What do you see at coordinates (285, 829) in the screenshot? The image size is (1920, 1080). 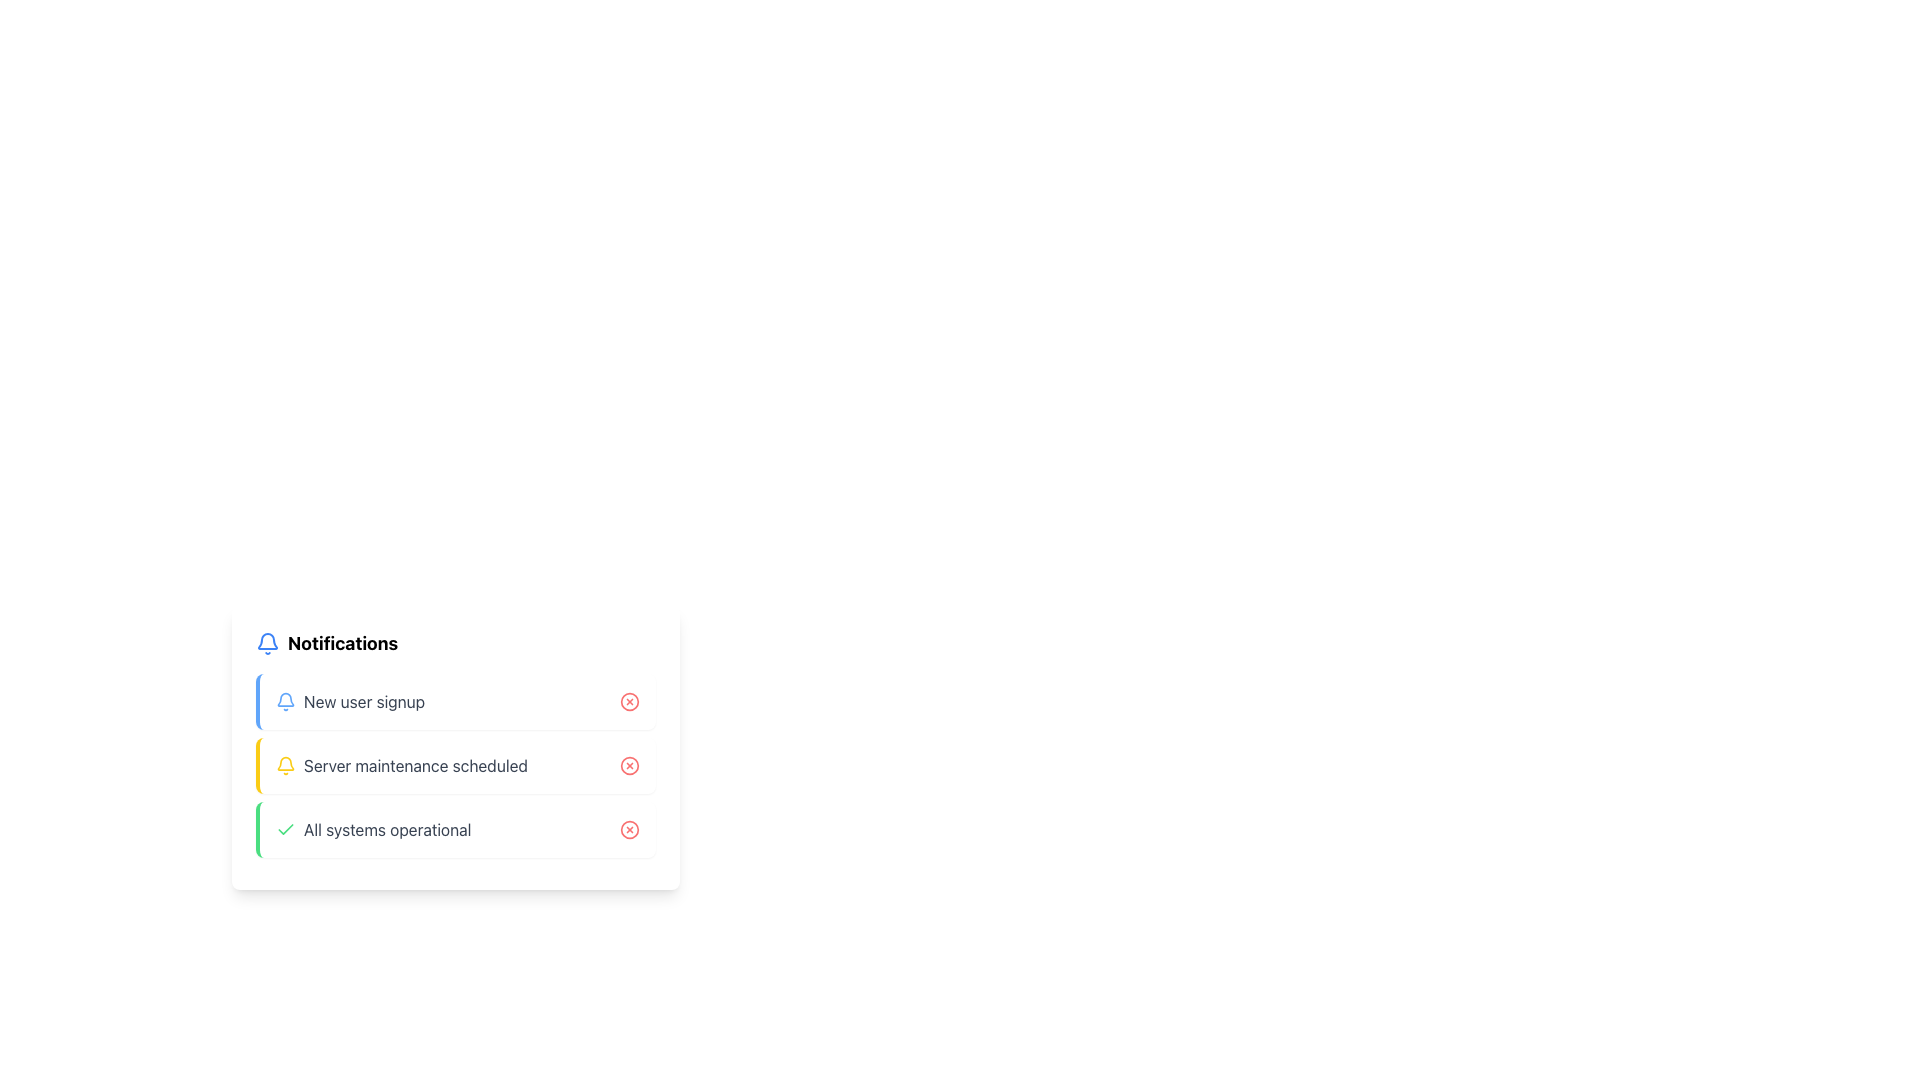 I see `the green checkmark icon located to the left of the text 'All systems operational' in the bottommost notification item to confirm operational status` at bounding box center [285, 829].